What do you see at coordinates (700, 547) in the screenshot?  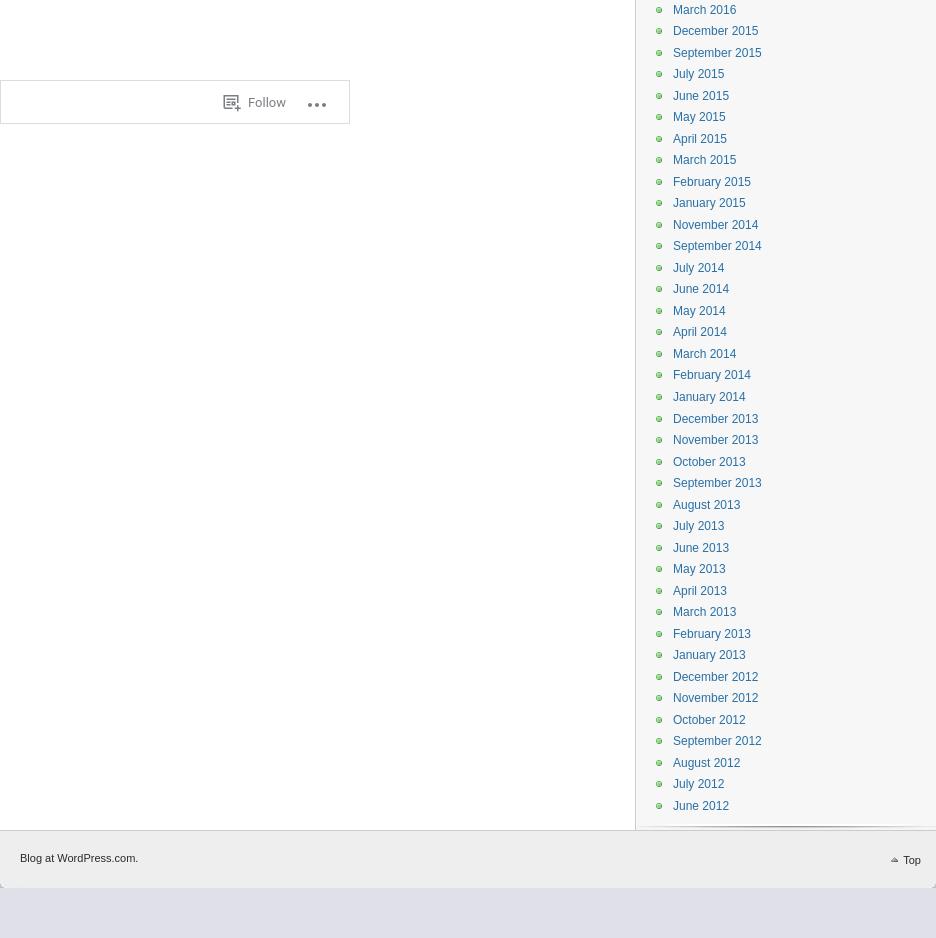 I see `'June 2013'` at bounding box center [700, 547].